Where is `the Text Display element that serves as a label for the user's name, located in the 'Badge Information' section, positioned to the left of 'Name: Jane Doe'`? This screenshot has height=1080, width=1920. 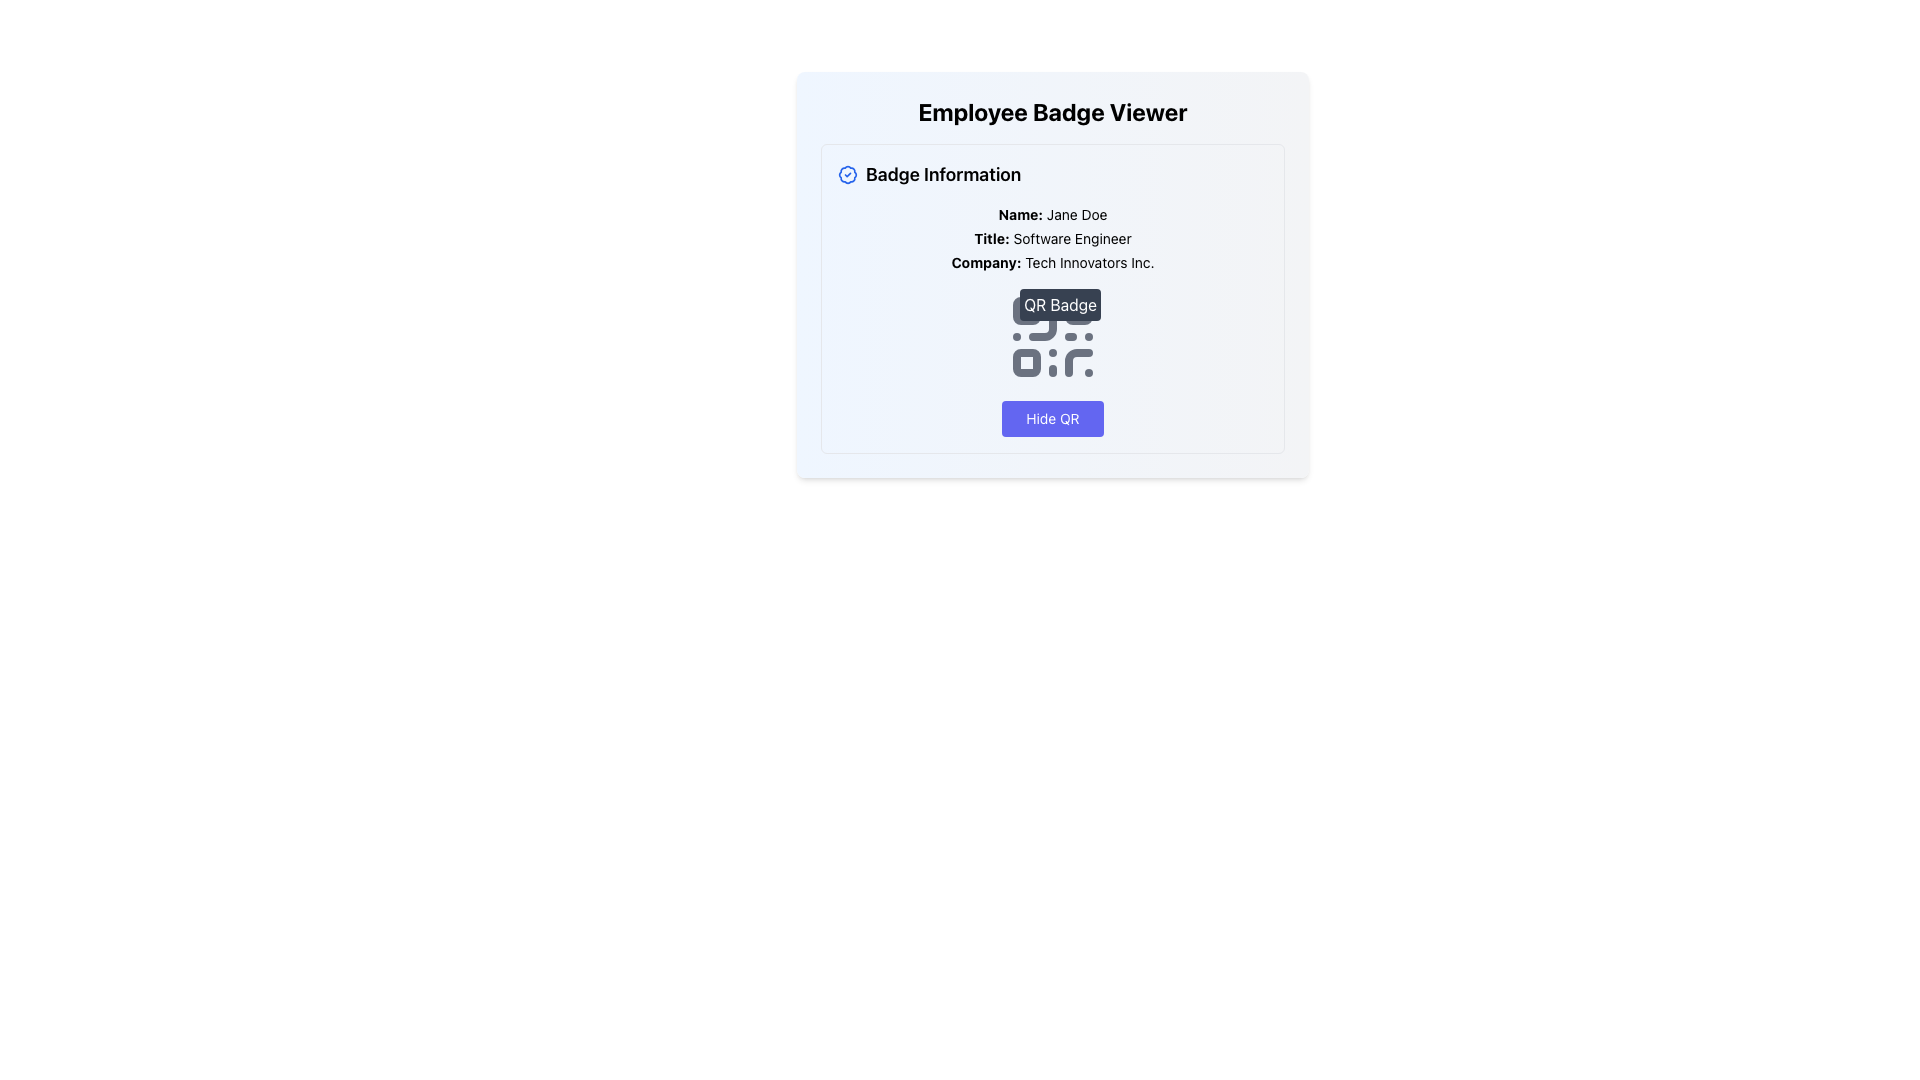 the Text Display element that serves as a label for the user's name, located in the 'Badge Information' section, positioned to the left of 'Name: Jane Doe' is located at coordinates (1020, 214).